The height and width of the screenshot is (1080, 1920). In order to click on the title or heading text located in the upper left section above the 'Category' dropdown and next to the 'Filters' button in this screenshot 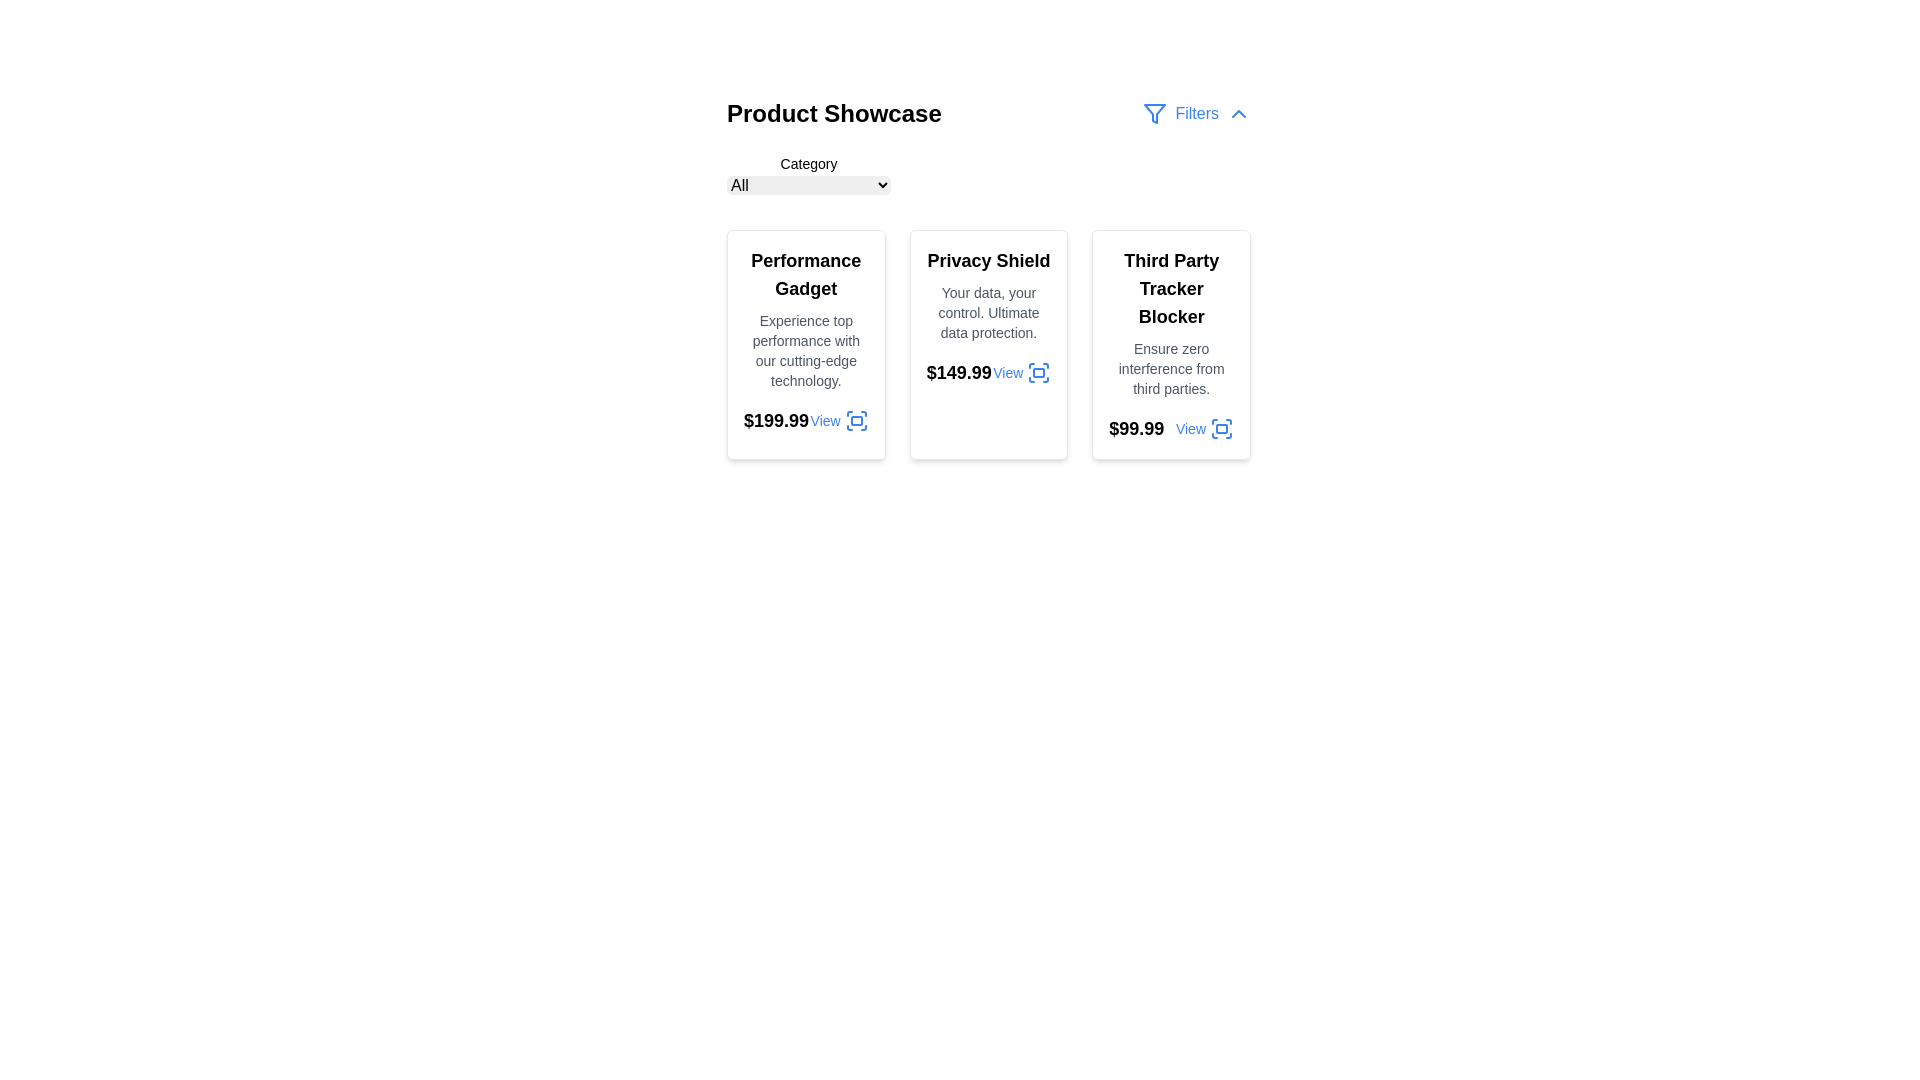, I will do `click(834, 114)`.